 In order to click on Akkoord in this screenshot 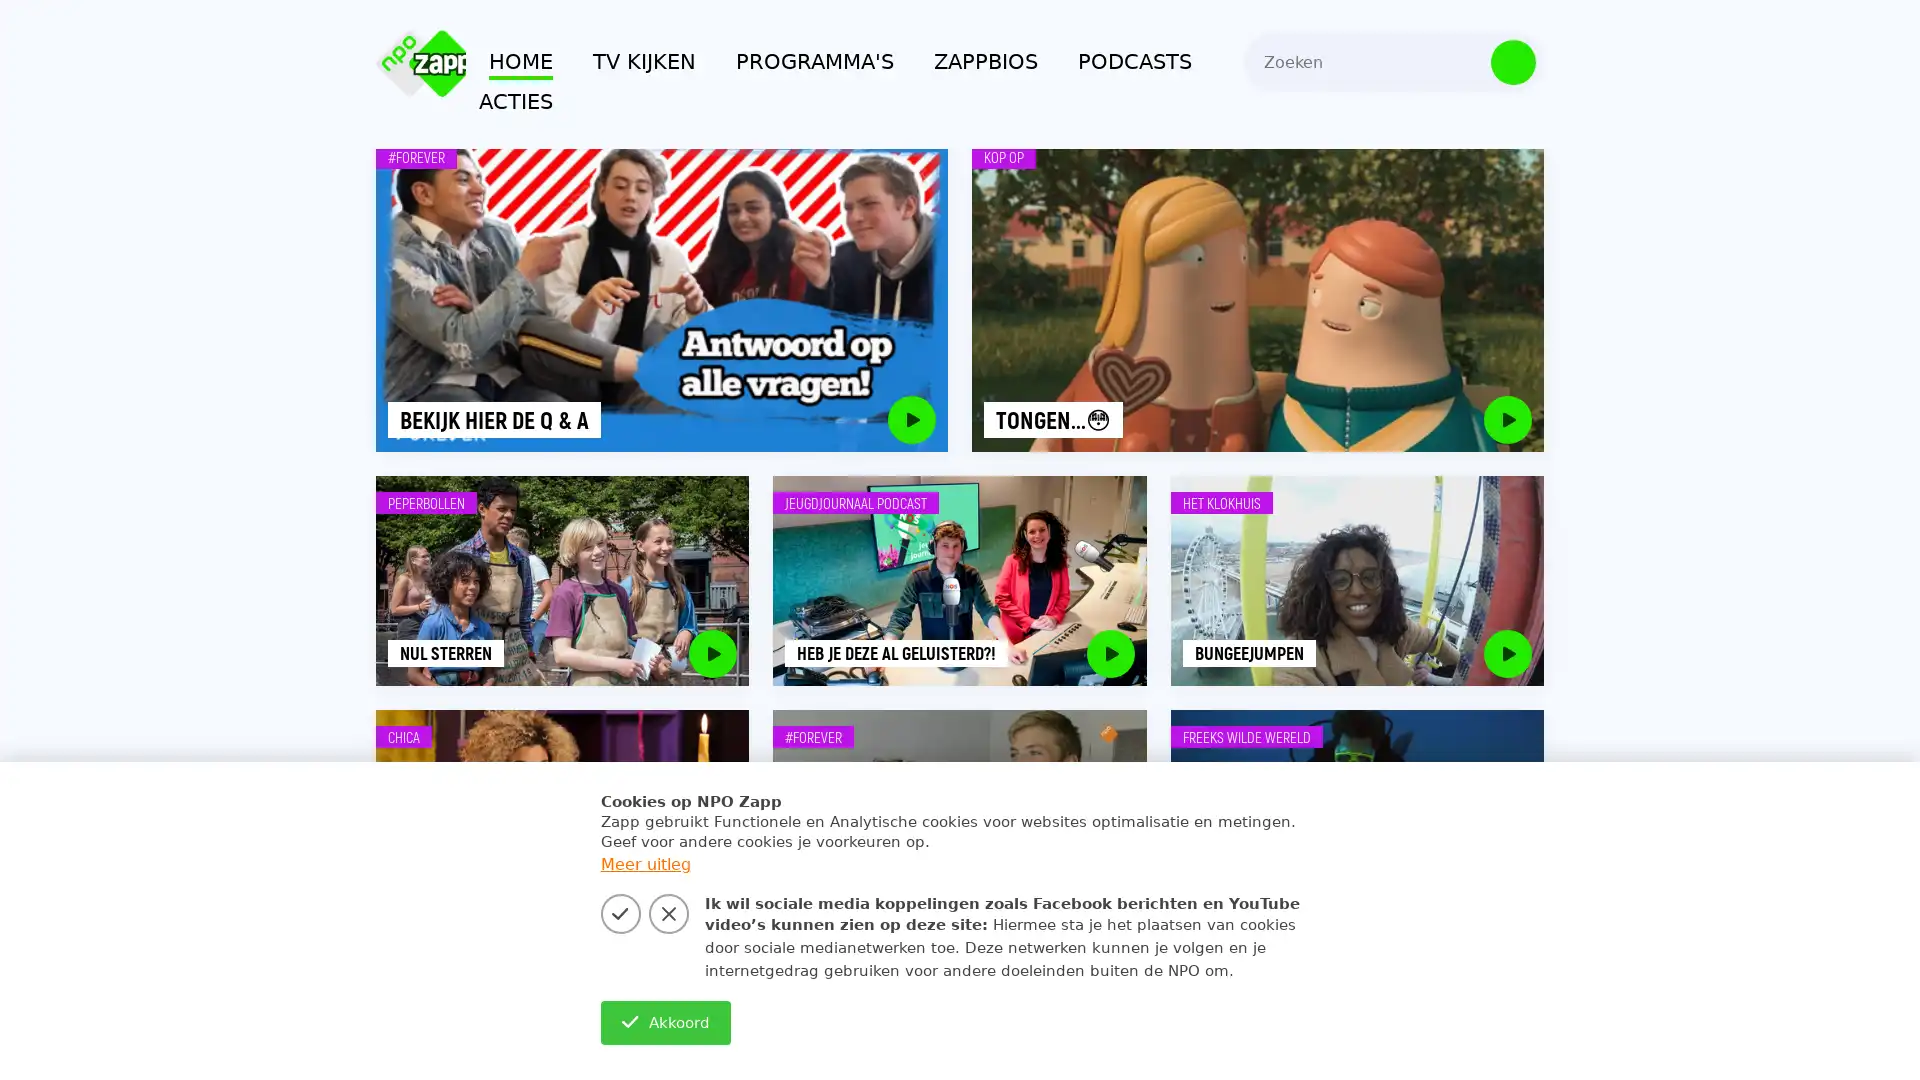, I will do `click(665, 1022)`.